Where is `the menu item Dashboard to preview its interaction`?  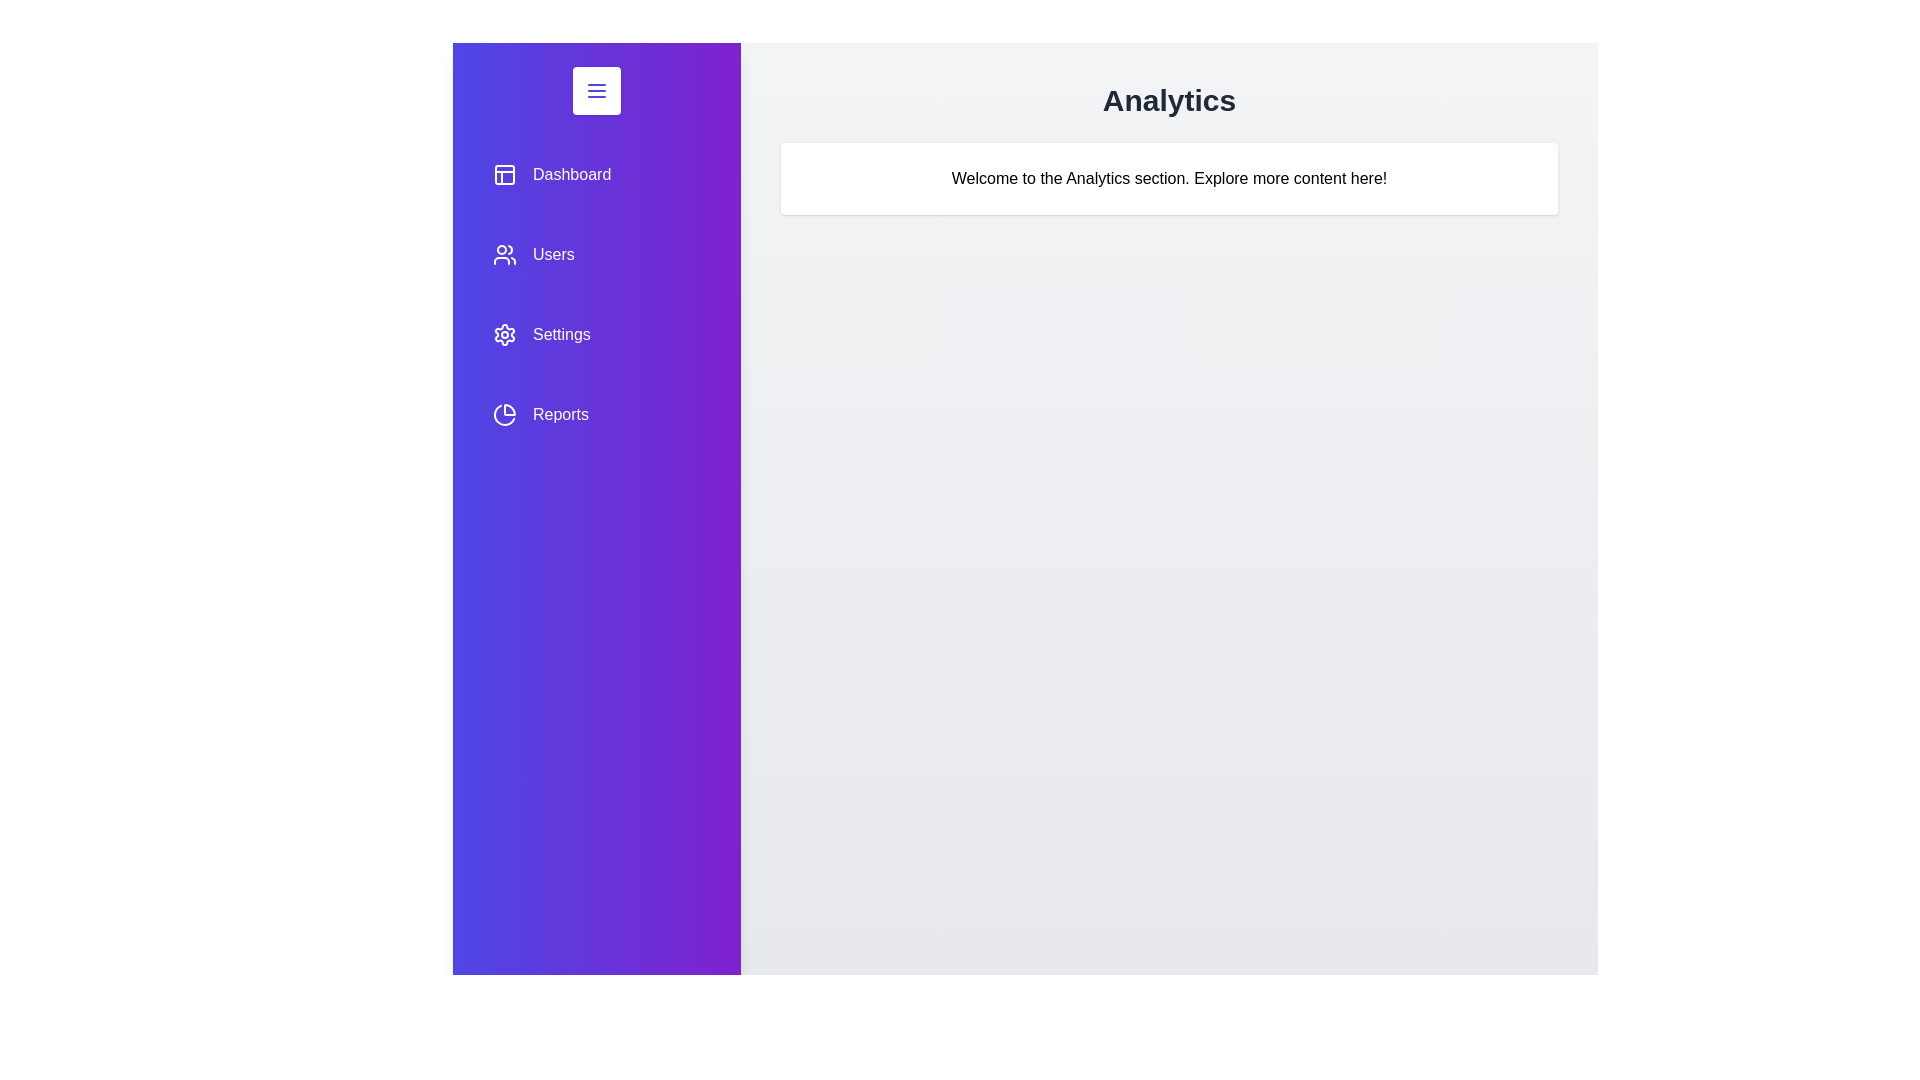 the menu item Dashboard to preview its interaction is located at coordinates (595, 173).